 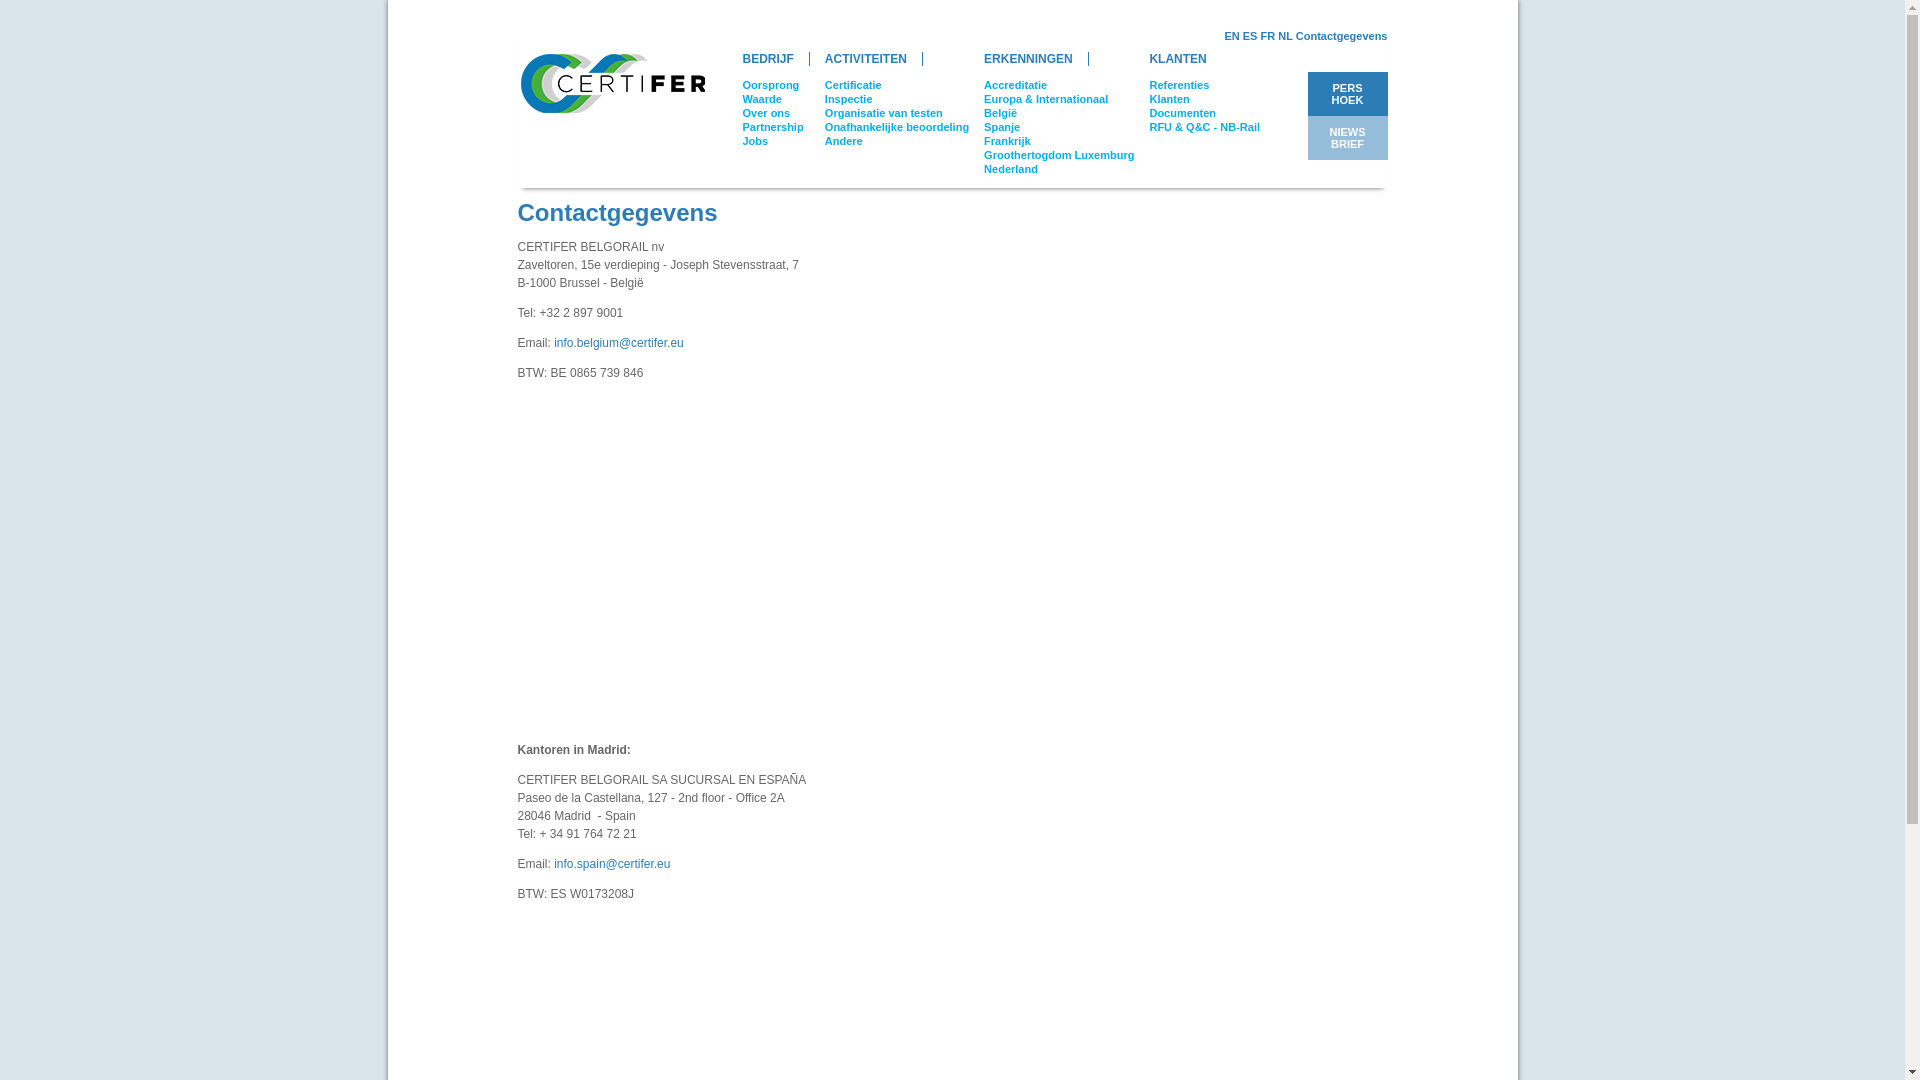 What do you see at coordinates (1045, 99) in the screenshot?
I see `'Europa & Internationaal'` at bounding box center [1045, 99].